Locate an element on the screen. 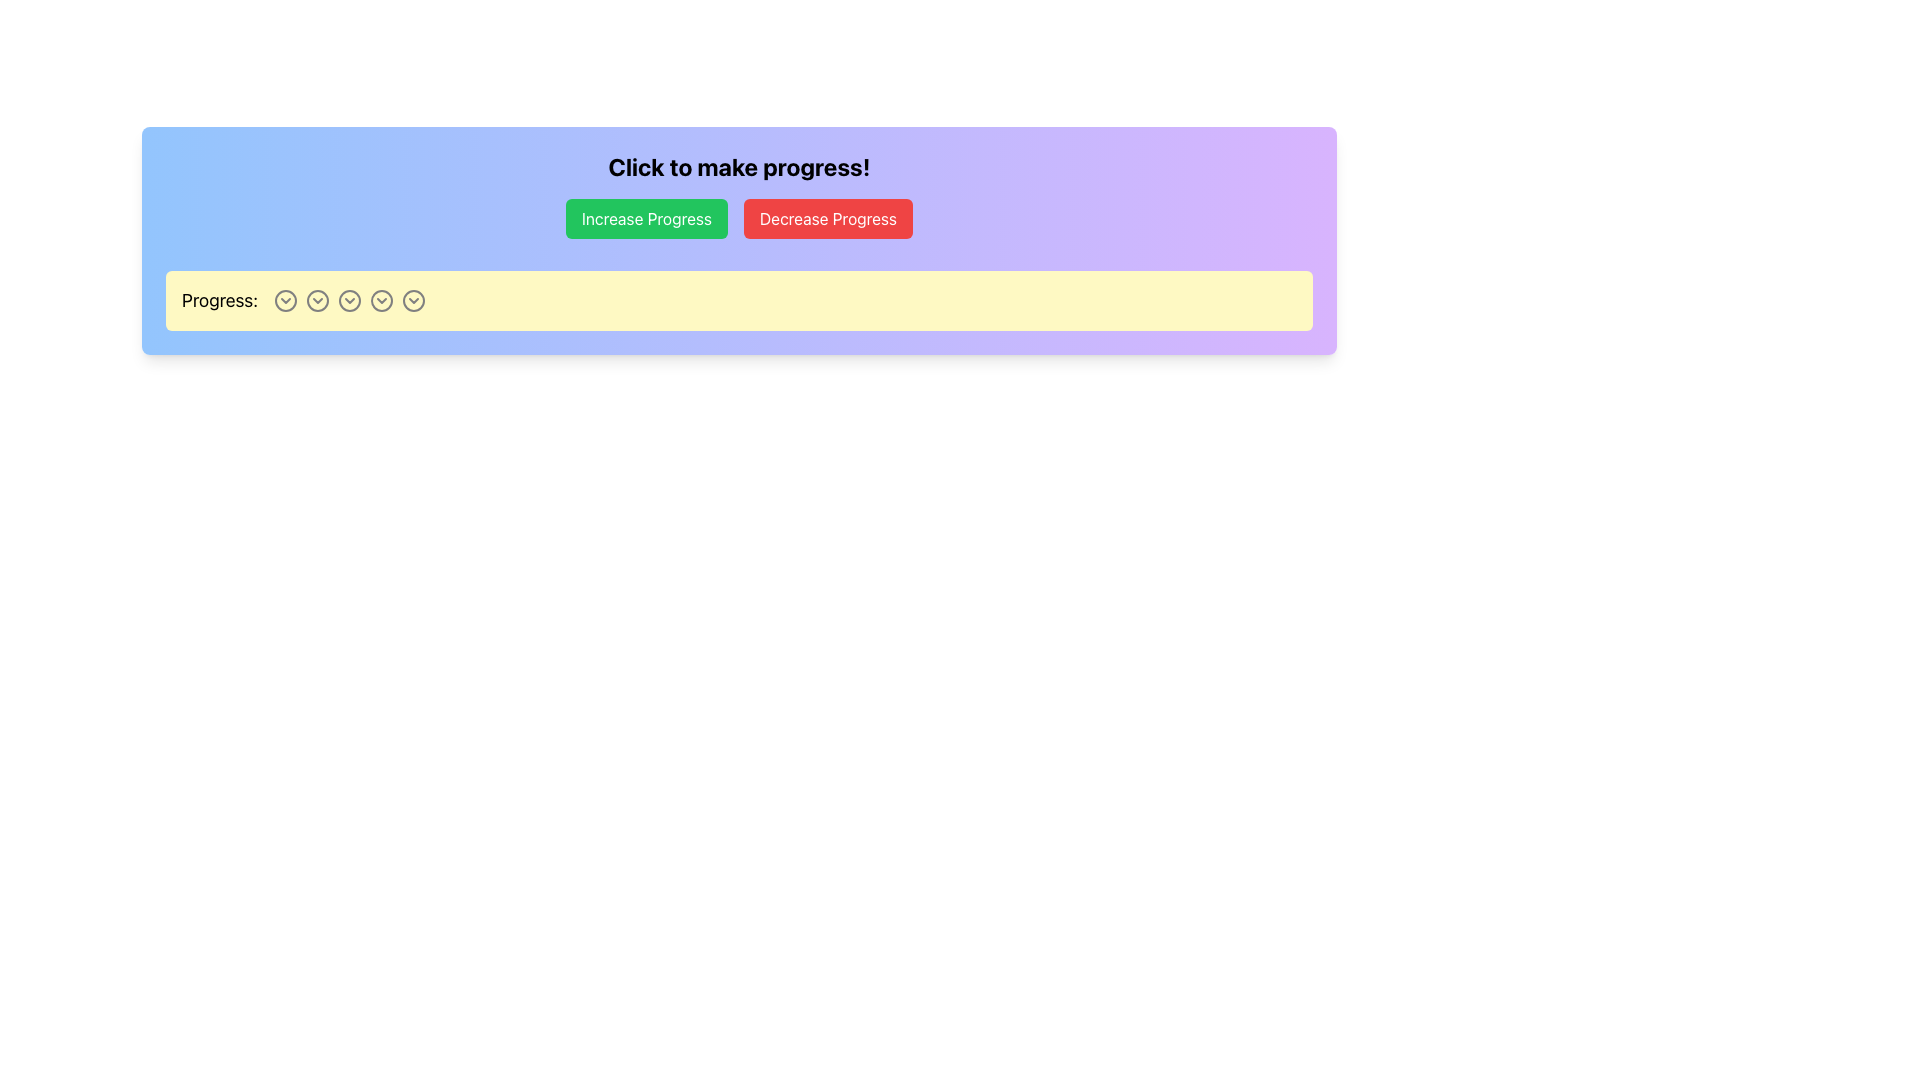 This screenshot has height=1080, width=1920. the large bold black text that states 'Click to make progress!', which is centrally aligned within a gradient background transitioning from blue to purple is located at coordinates (738, 165).